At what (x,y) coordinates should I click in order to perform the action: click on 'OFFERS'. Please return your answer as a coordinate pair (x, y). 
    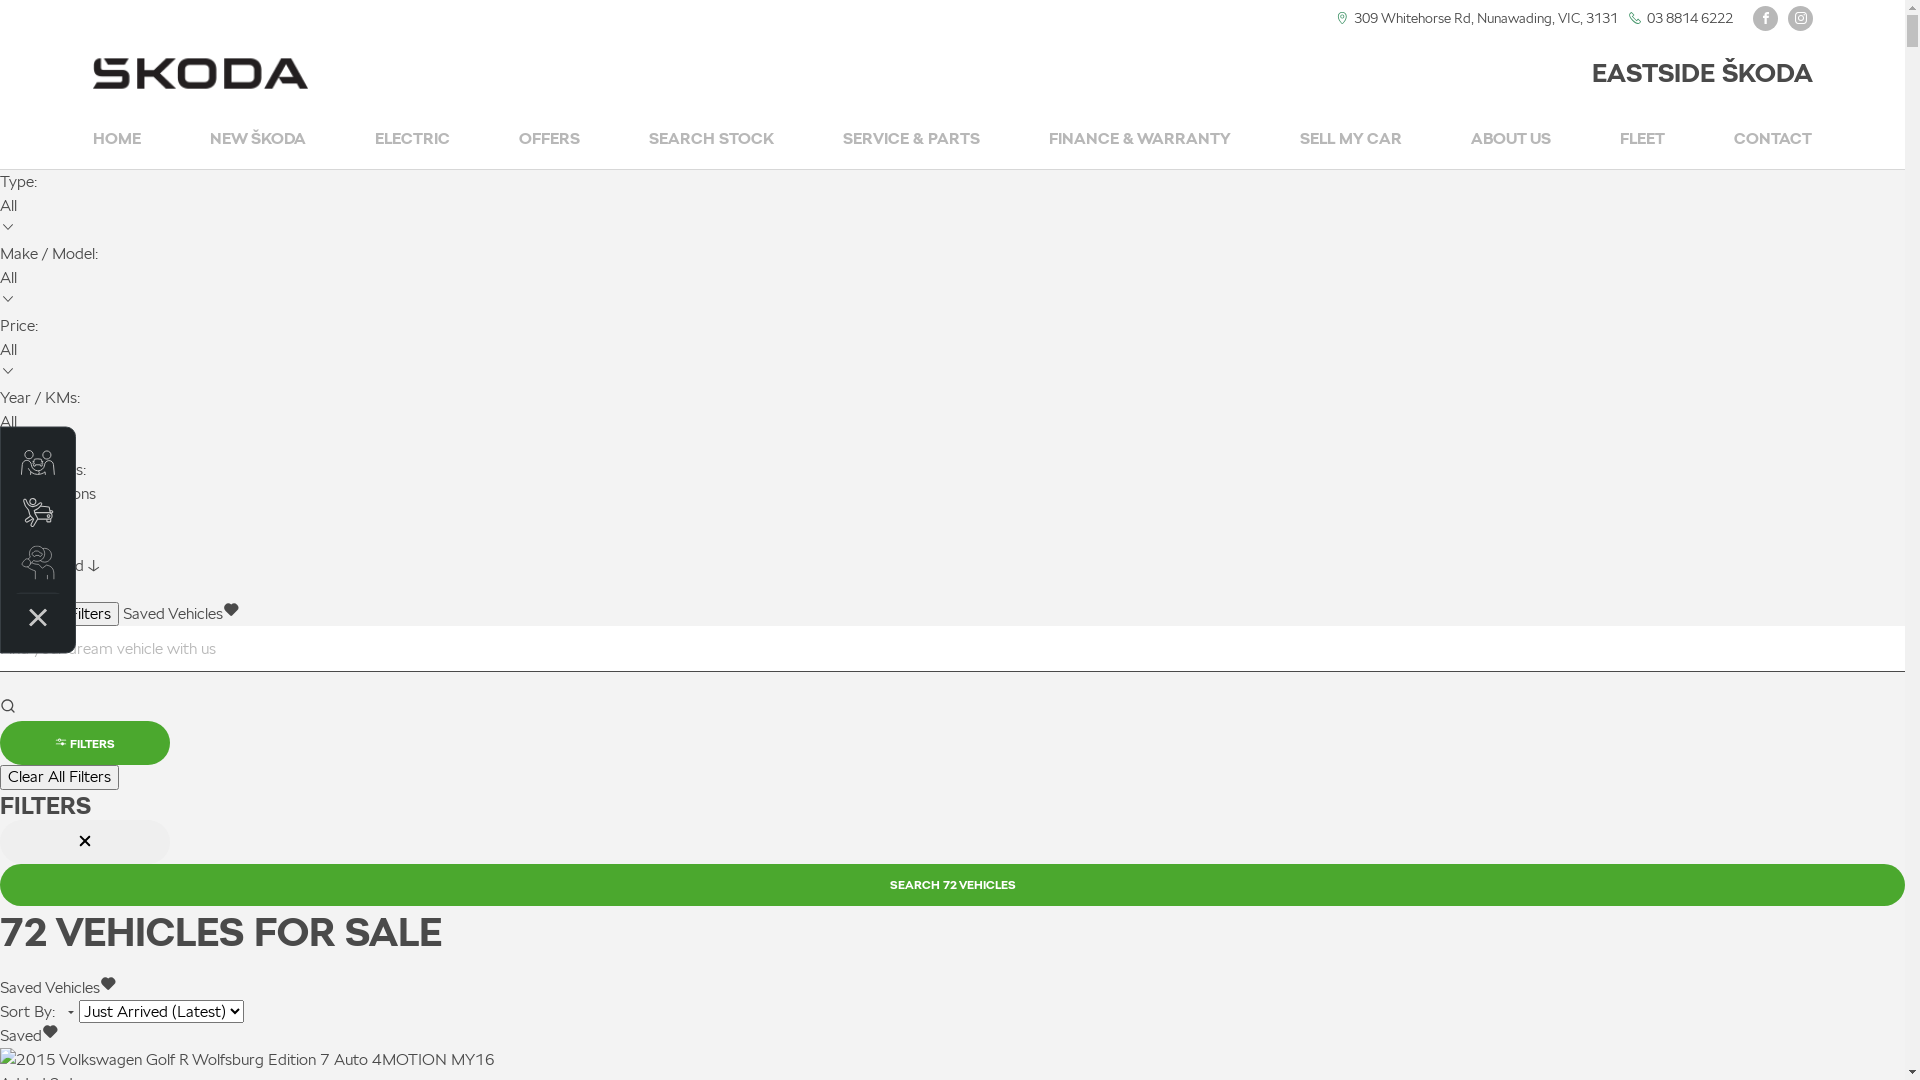
    Looking at the image, I should click on (518, 139).